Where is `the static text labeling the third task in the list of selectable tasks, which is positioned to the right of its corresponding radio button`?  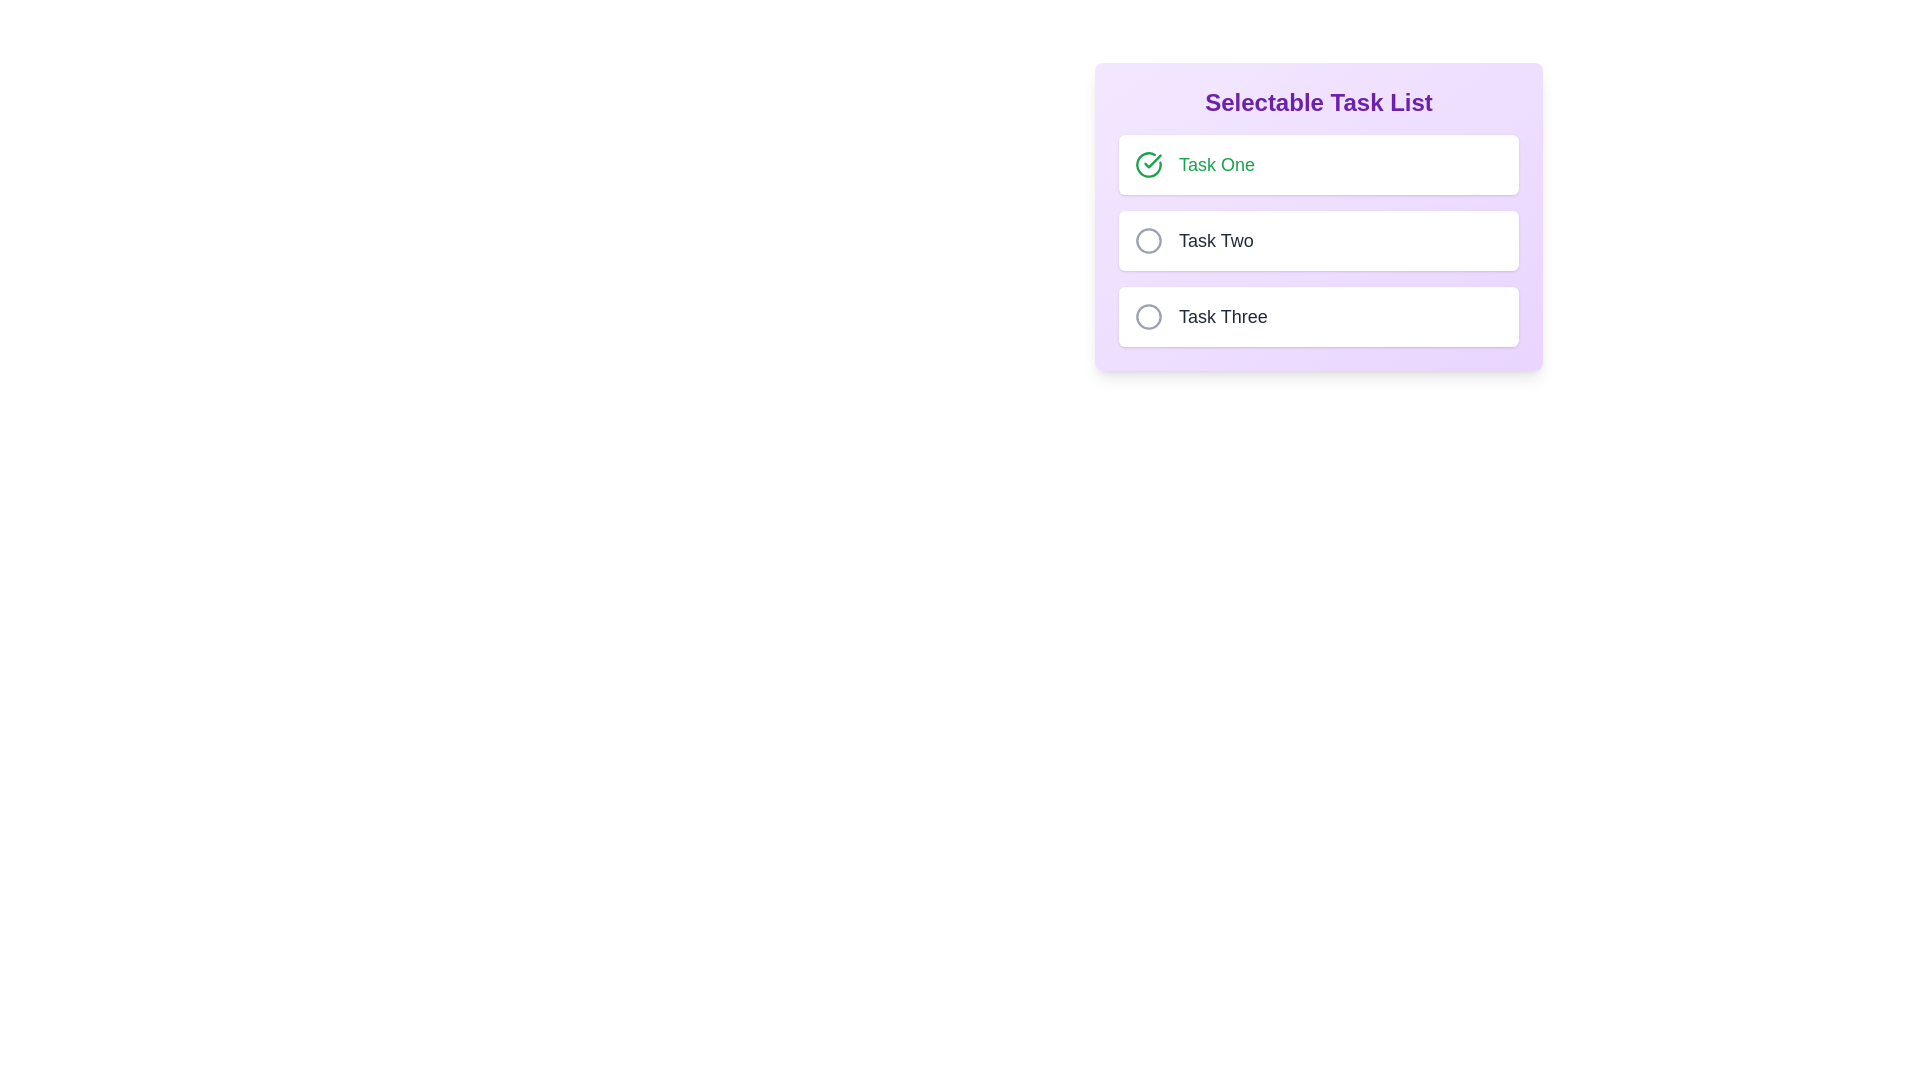
the static text labeling the third task in the list of selectable tasks, which is positioned to the right of its corresponding radio button is located at coordinates (1222, 315).